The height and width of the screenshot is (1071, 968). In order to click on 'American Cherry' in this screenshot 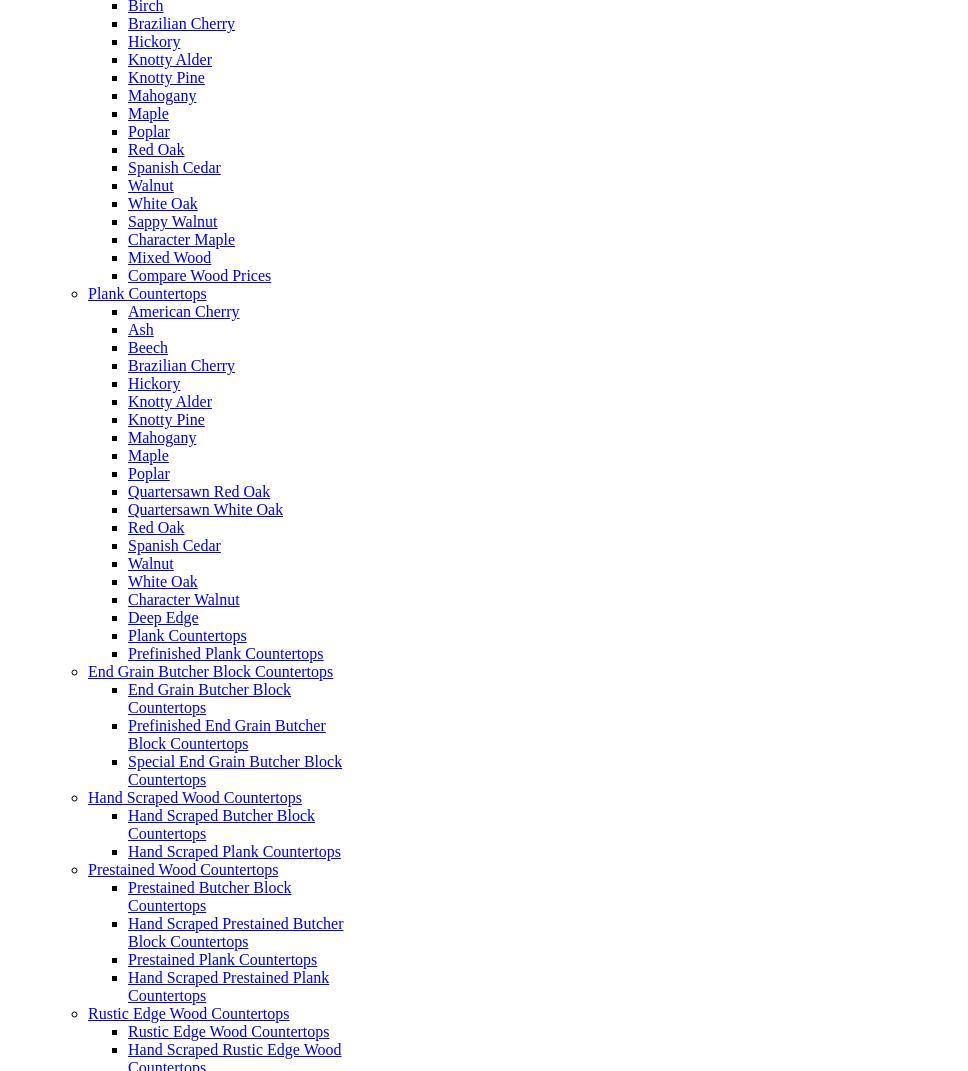, I will do `click(126, 310)`.